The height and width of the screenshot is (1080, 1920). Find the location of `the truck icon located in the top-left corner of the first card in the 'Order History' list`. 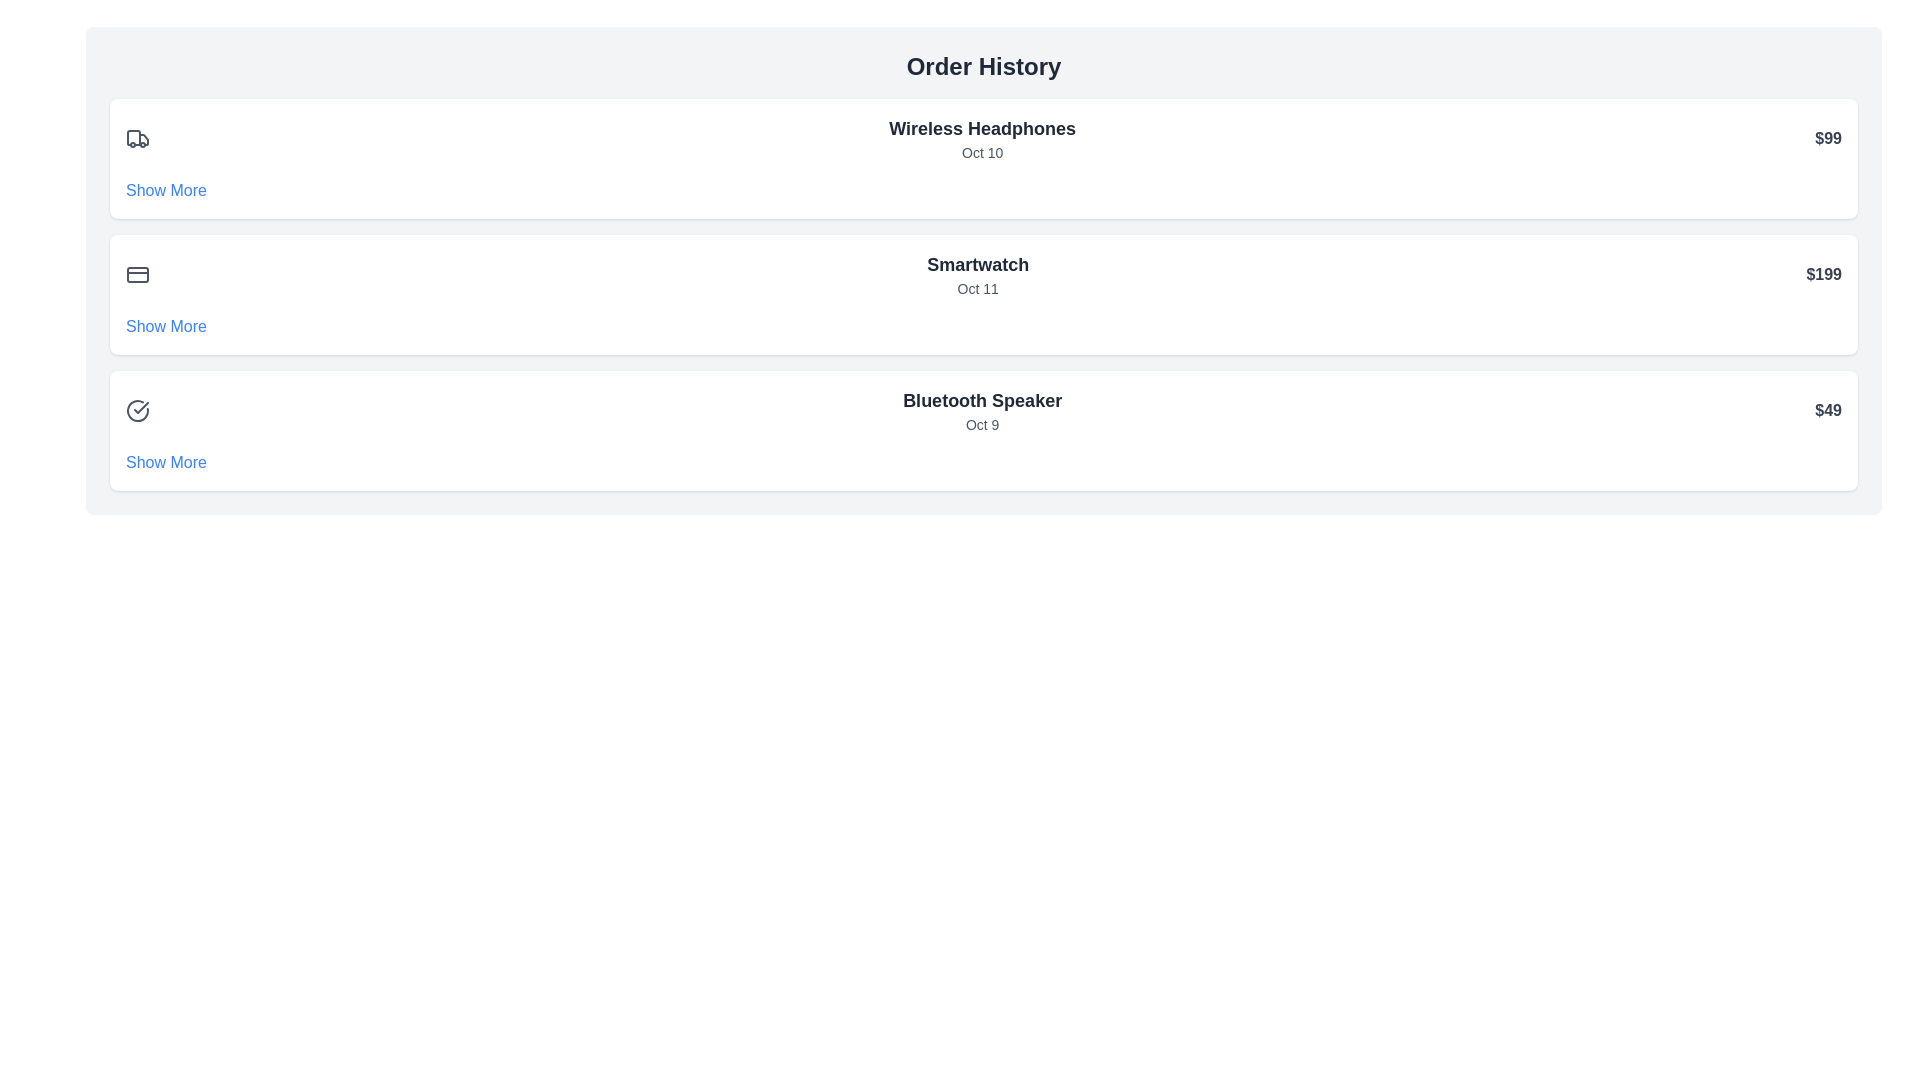

the truck icon located in the top-left corner of the first card in the 'Order History' list is located at coordinates (143, 138).